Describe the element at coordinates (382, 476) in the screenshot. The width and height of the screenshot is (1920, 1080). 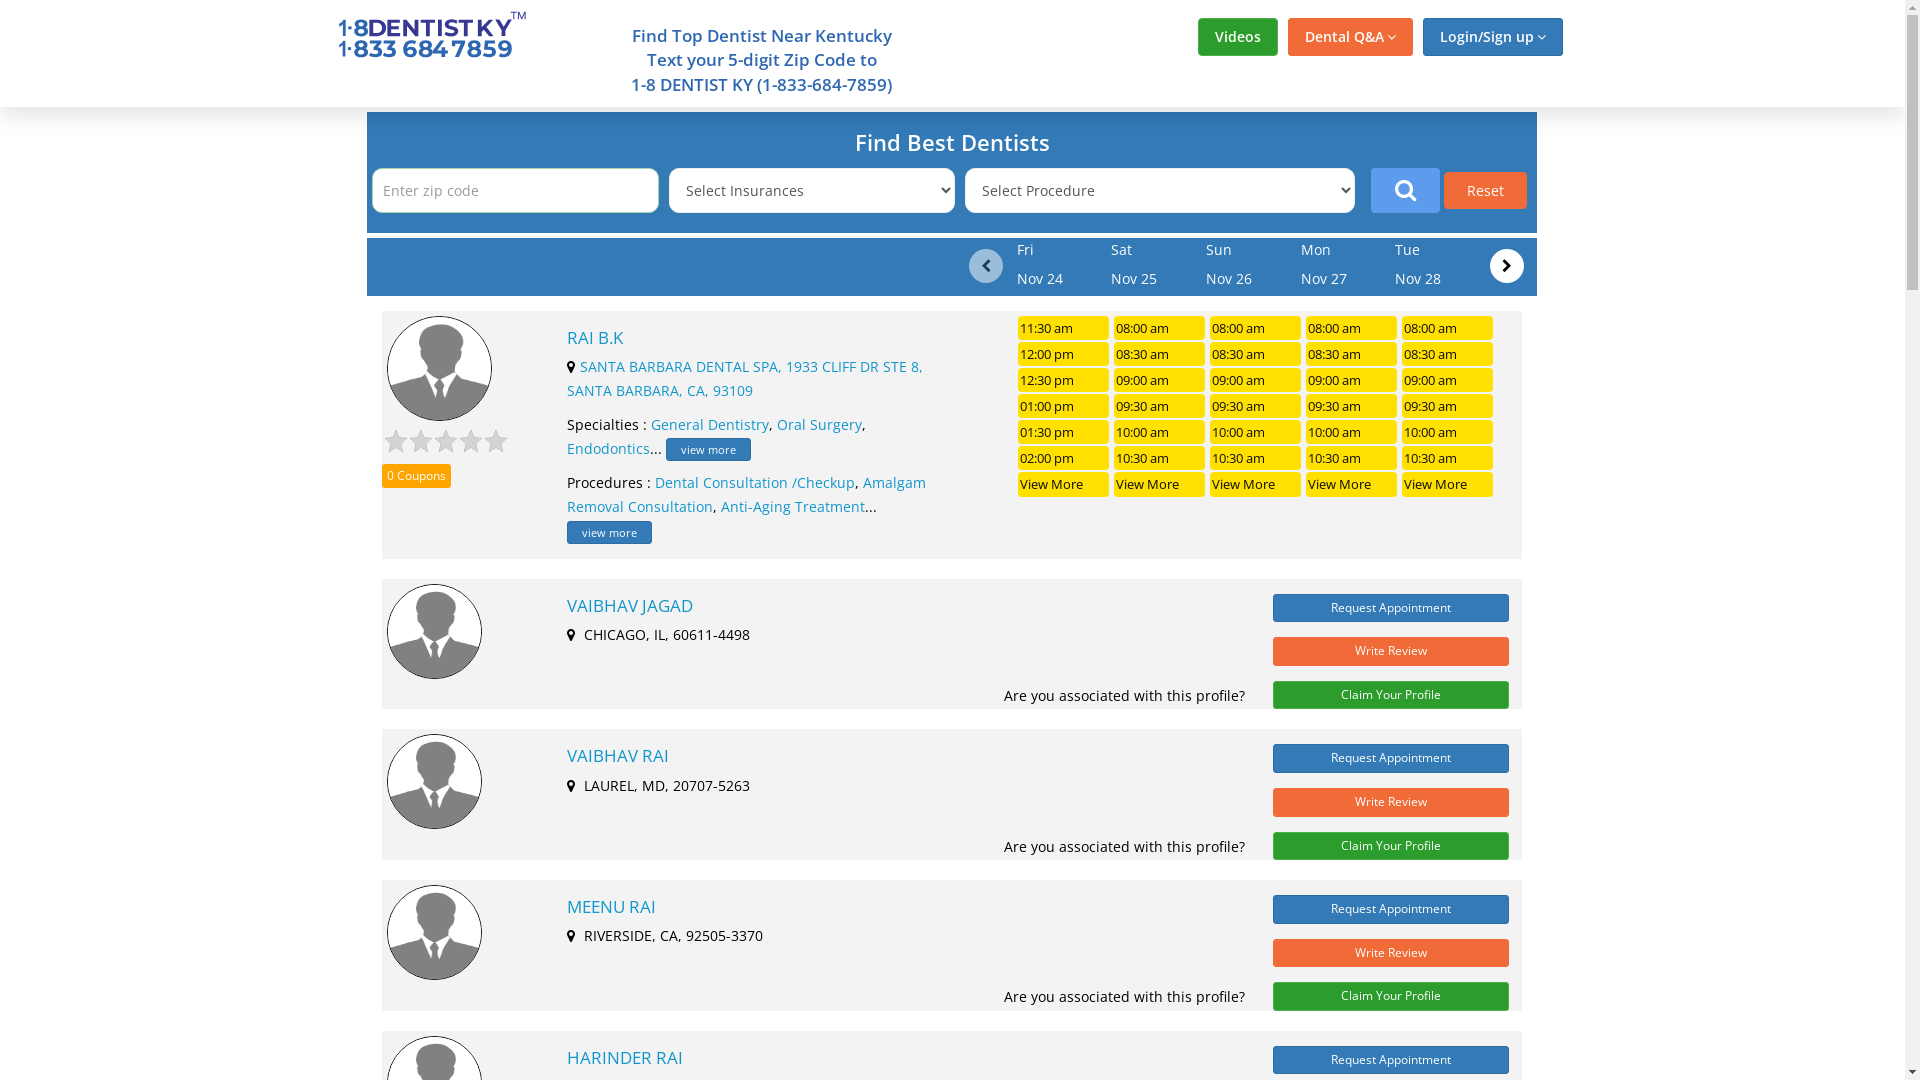
I see `'0 Coupons'` at that location.